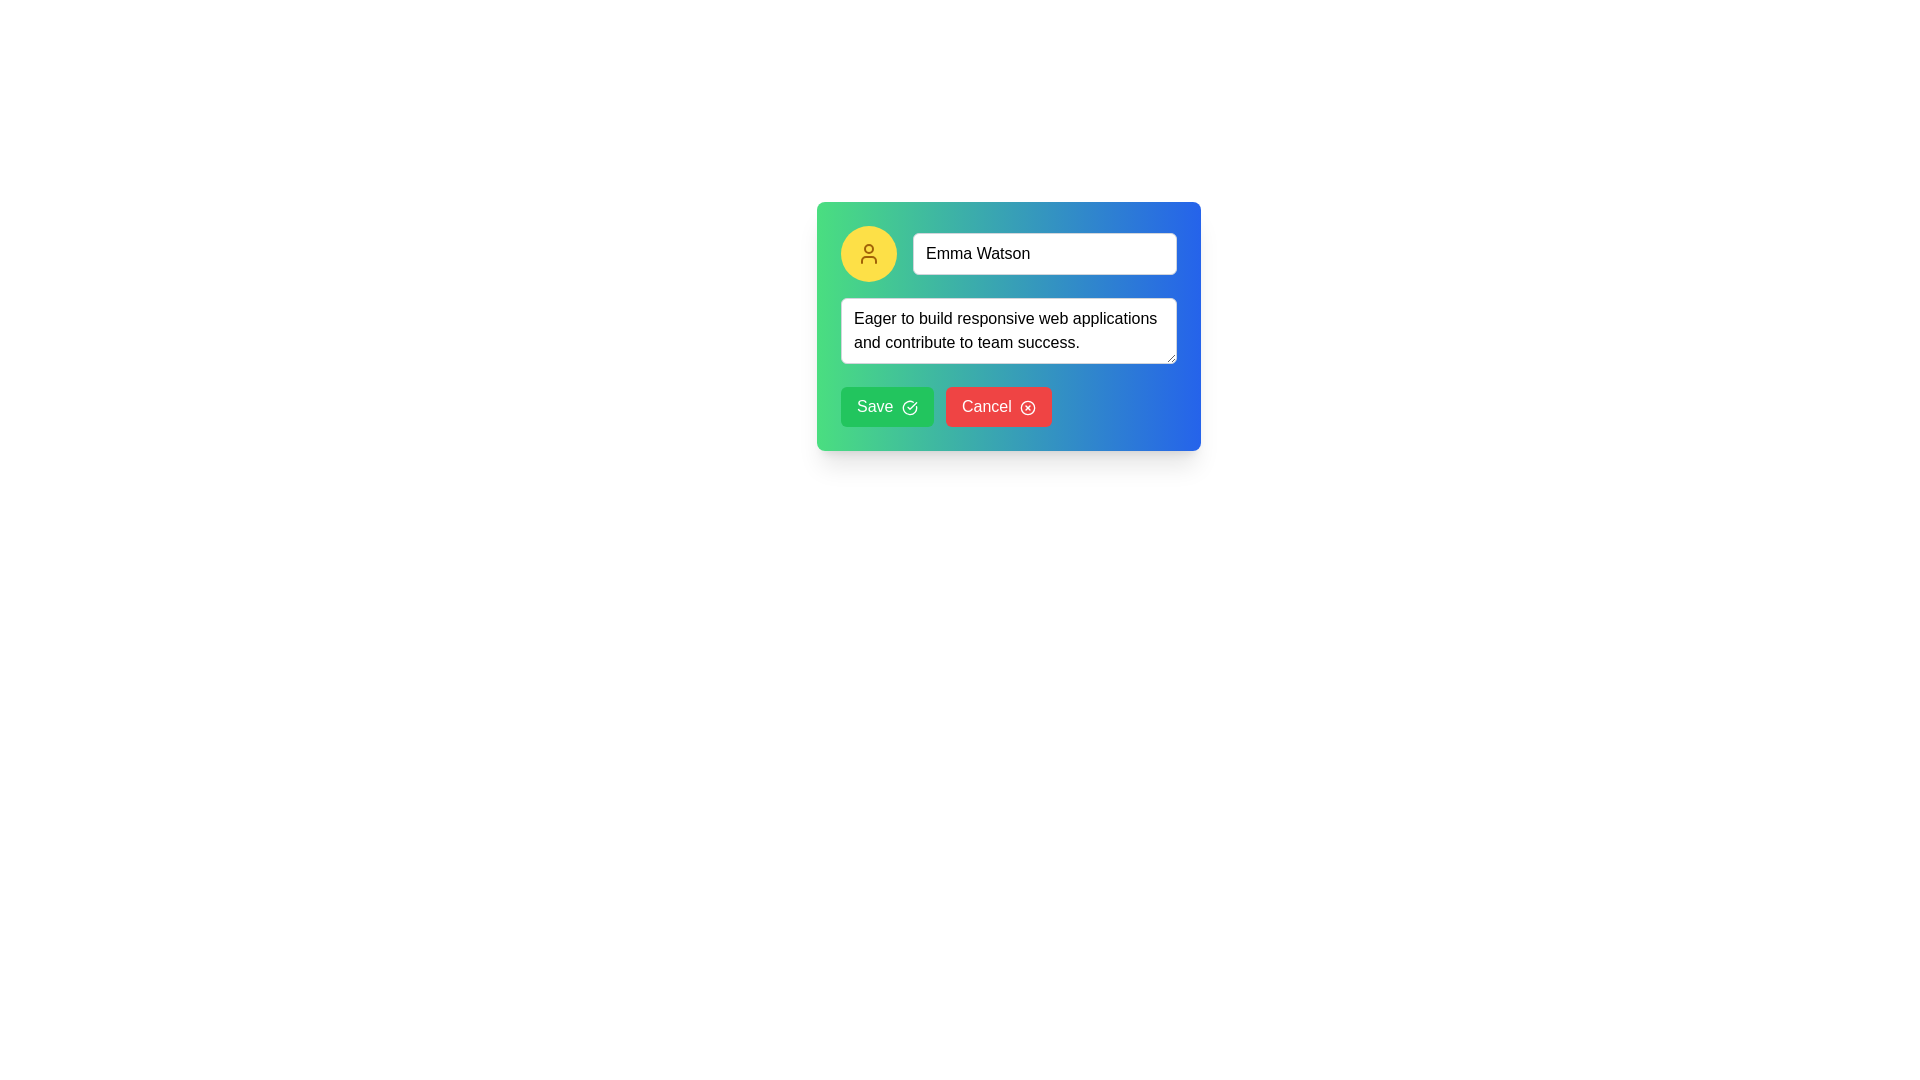  What do you see at coordinates (1028, 406) in the screenshot?
I see `the circular graphic element that serves as the base of the cancel button located at the bottom-right of the user details form` at bounding box center [1028, 406].